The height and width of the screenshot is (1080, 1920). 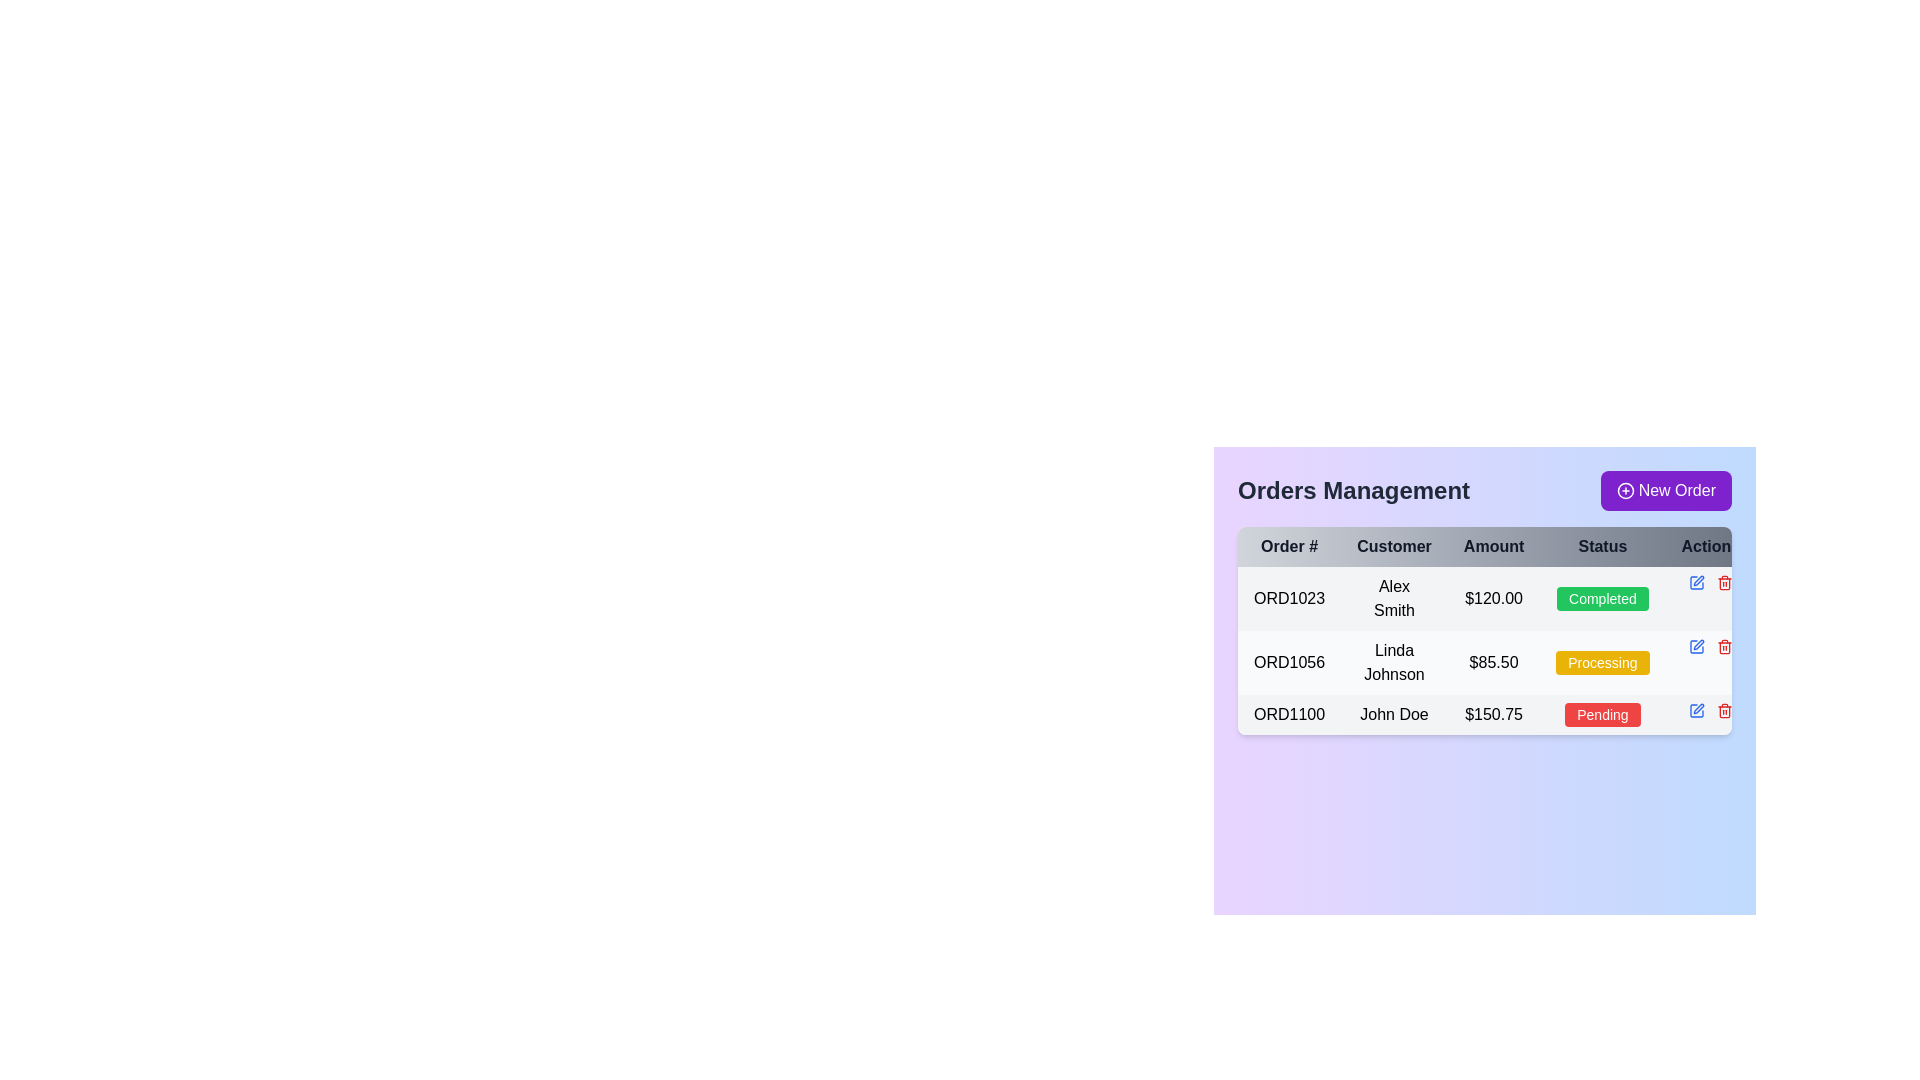 What do you see at coordinates (1393, 663) in the screenshot?
I see `the Text label displaying the customer name associated with order ID 'ORD1056' in the 'Customer' column of the table` at bounding box center [1393, 663].